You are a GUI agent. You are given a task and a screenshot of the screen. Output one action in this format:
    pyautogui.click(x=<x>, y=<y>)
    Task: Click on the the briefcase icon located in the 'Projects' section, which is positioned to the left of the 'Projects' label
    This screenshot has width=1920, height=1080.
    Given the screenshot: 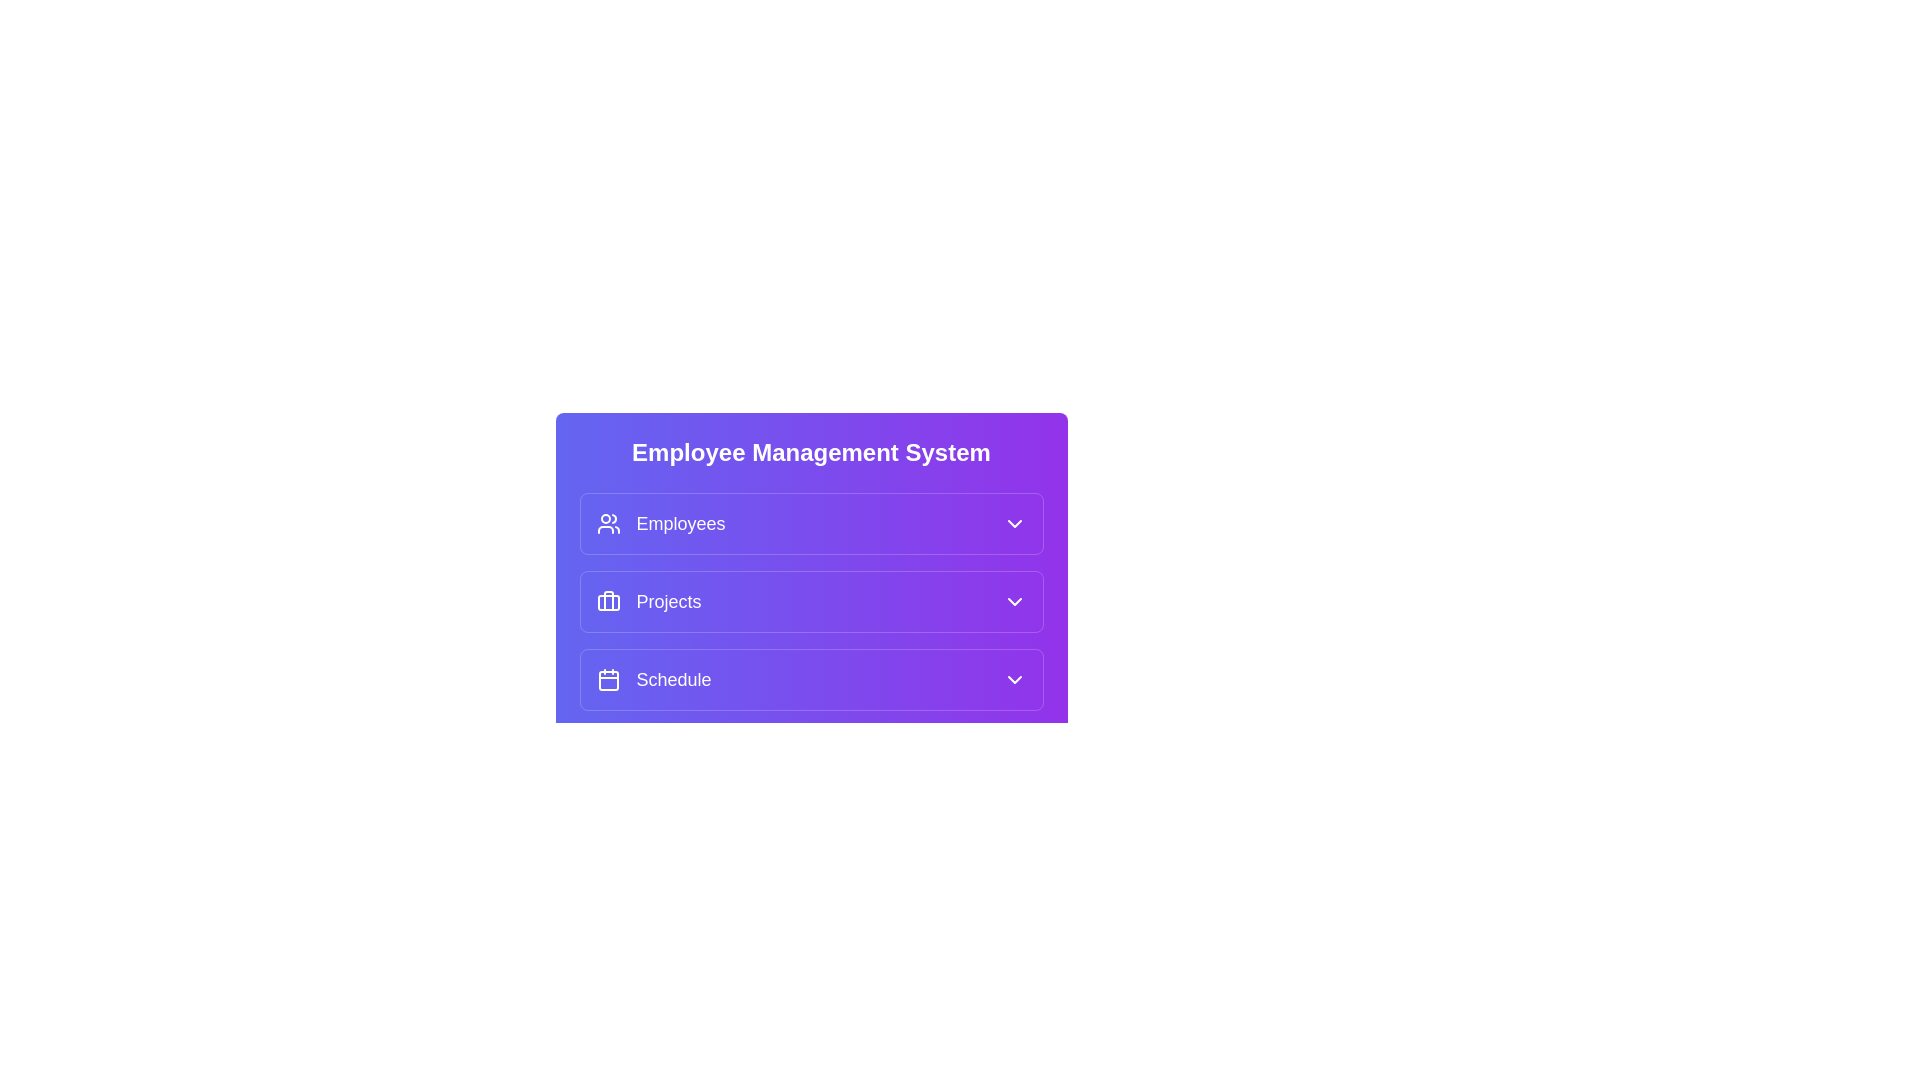 What is the action you would take?
    pyautogui.click(x=607, y=600)
    